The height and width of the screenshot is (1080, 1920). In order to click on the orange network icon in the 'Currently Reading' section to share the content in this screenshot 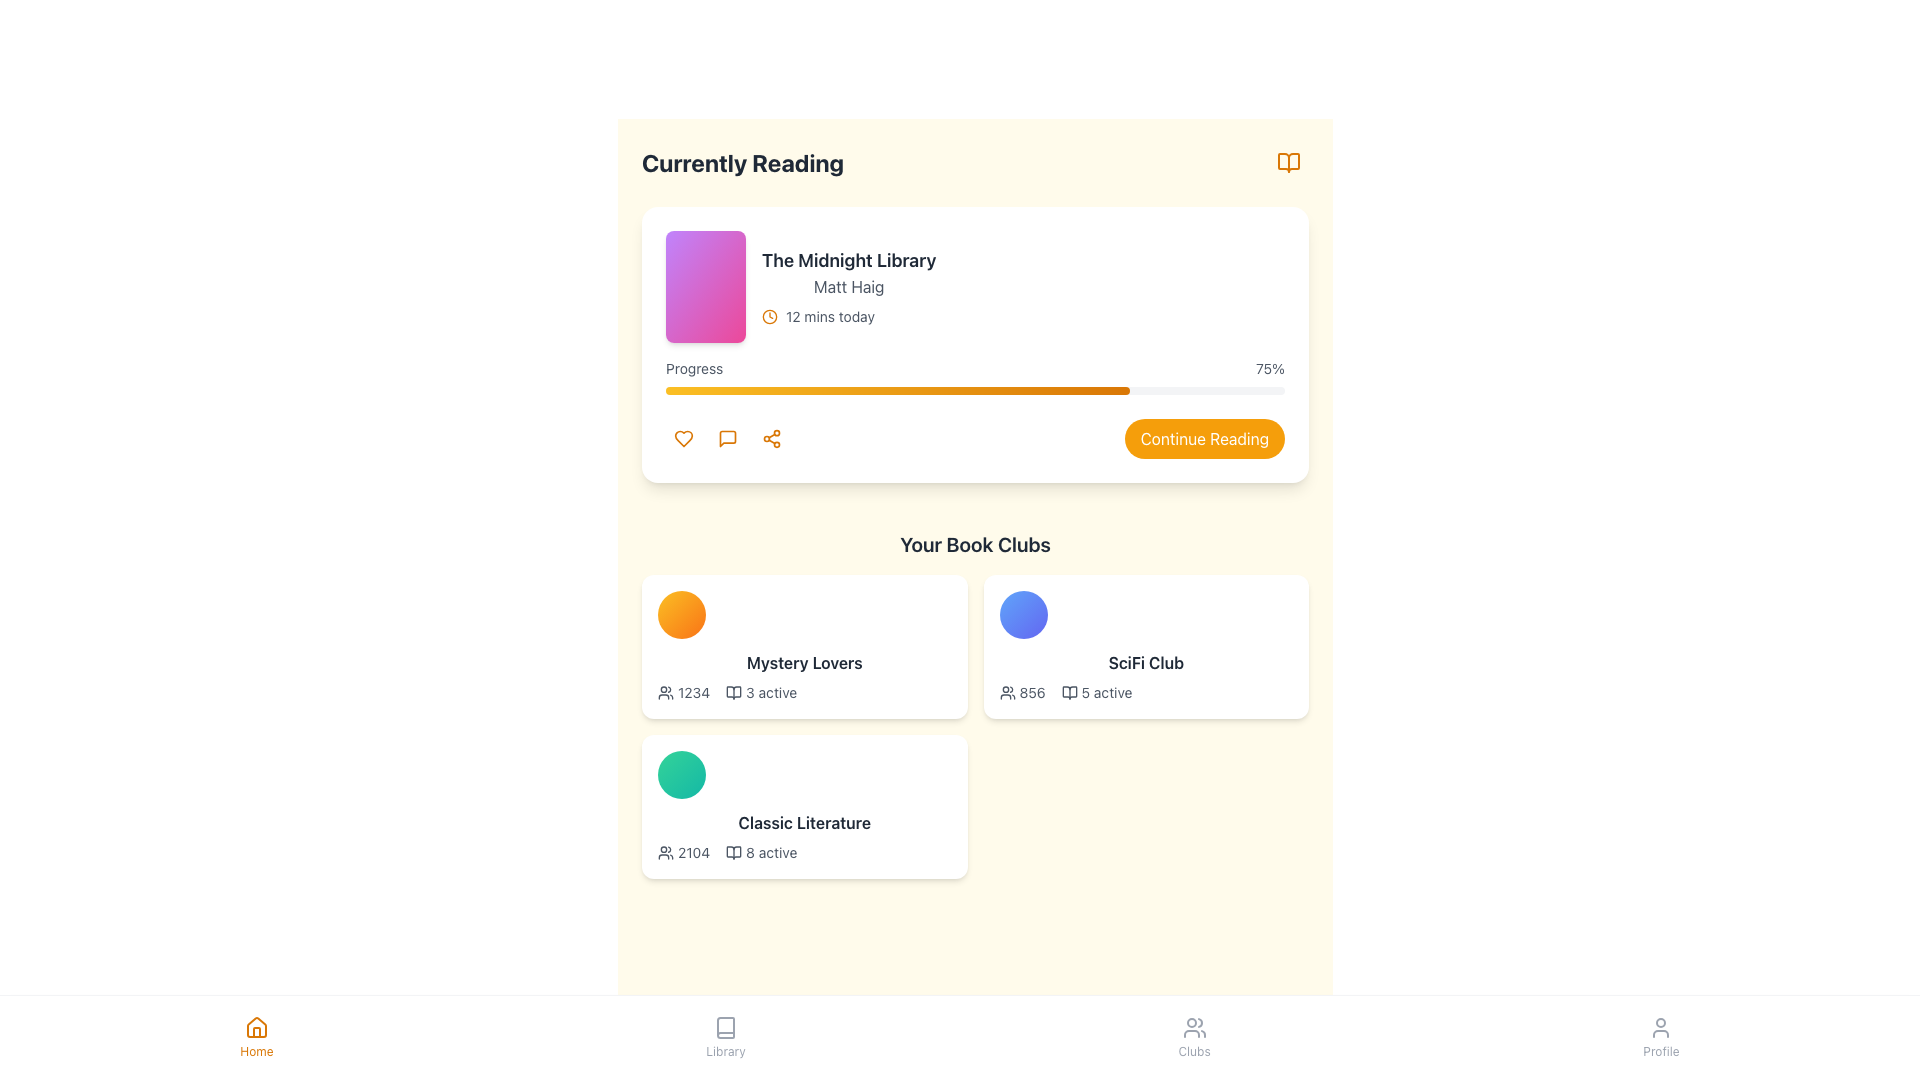, I will do `click(771, 438)`.